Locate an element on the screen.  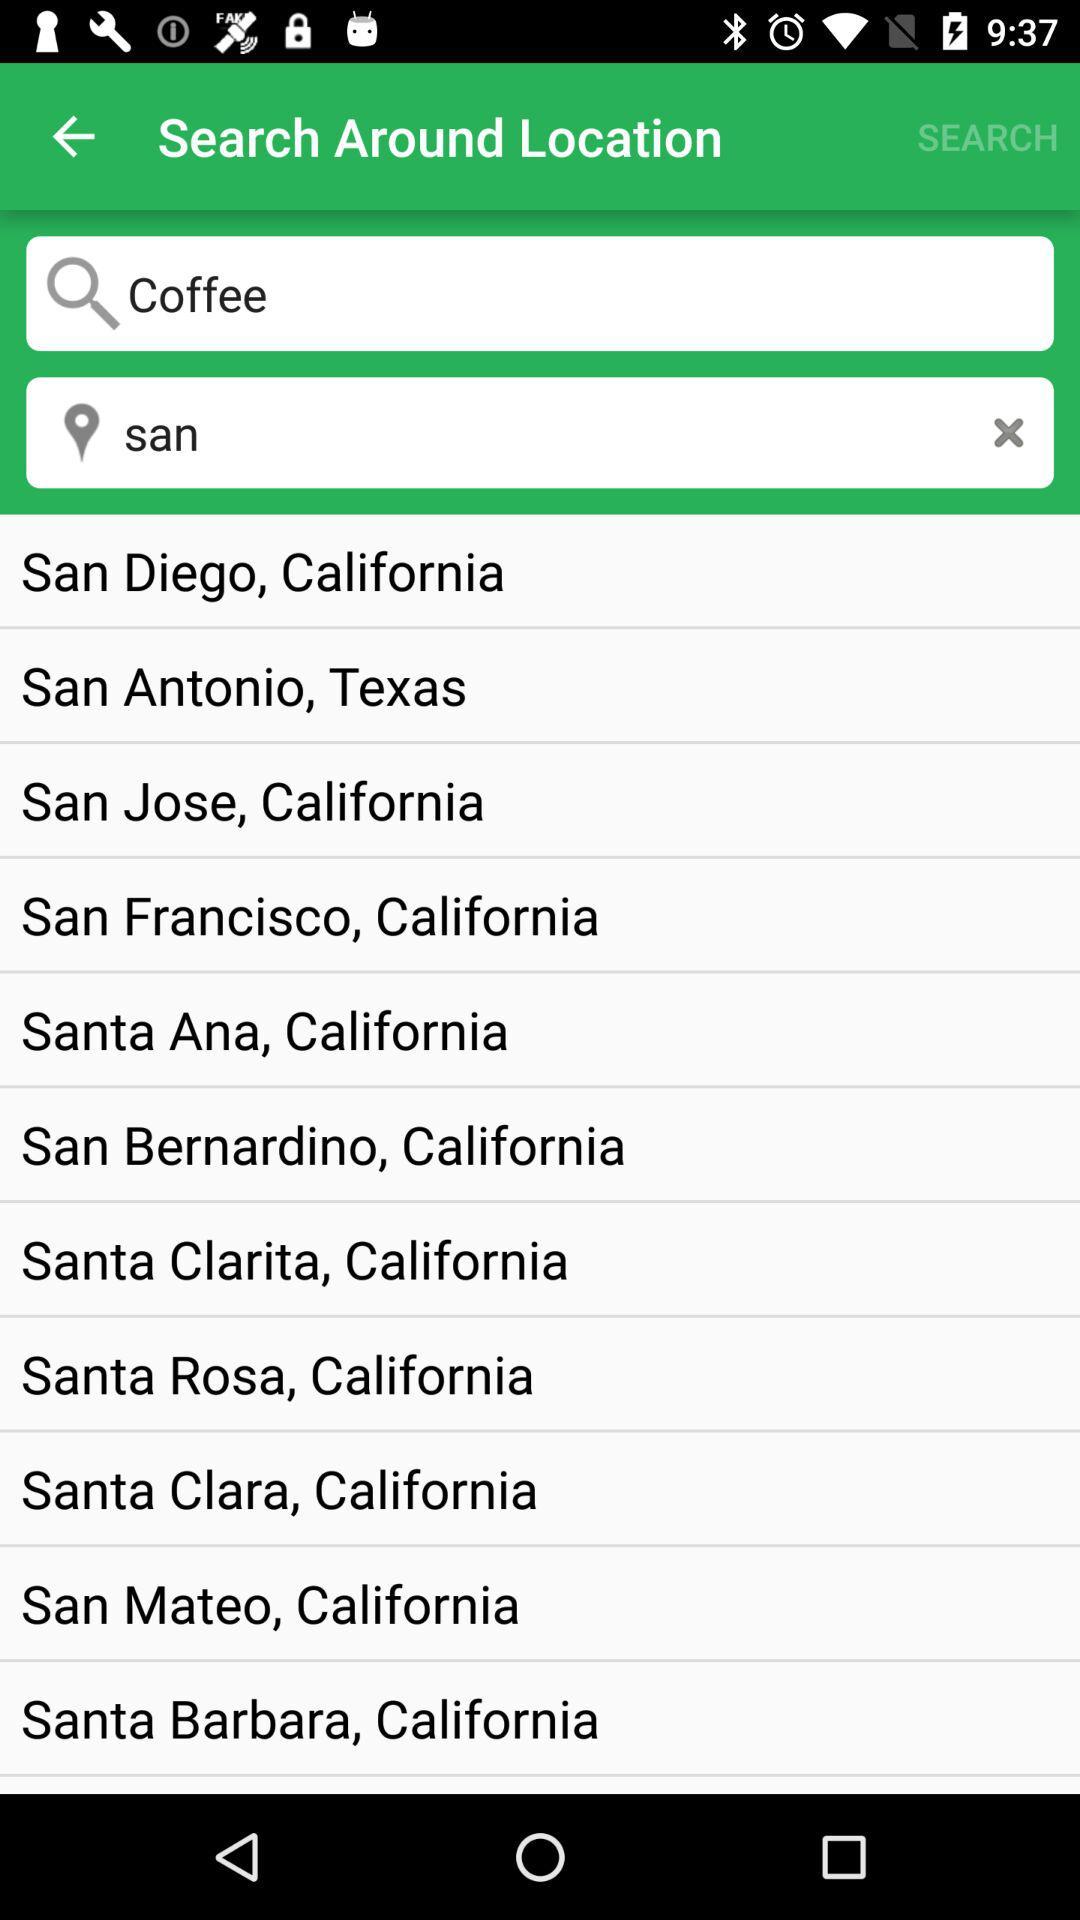
item below the santa barbara, california item is located at coordinates (233, 1785).